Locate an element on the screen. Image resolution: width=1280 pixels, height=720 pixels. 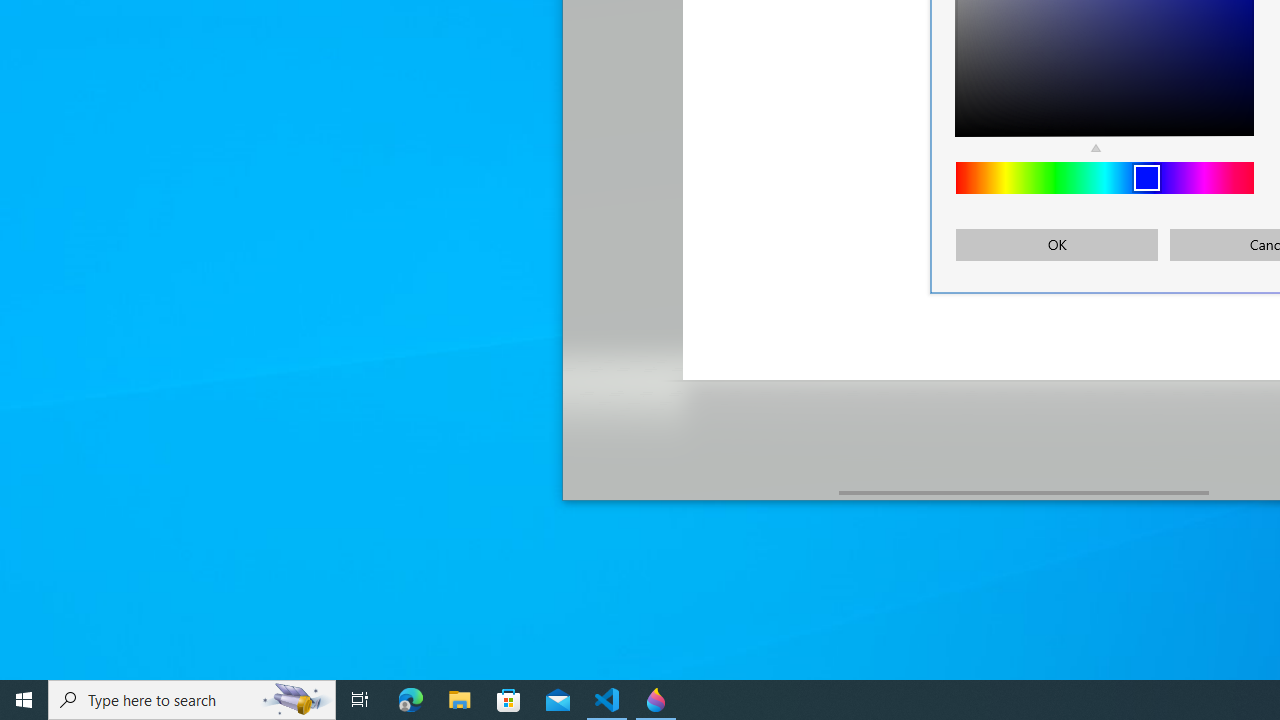
'Visual Studio Code - 1 running window' is located at coordinates (606, 698).